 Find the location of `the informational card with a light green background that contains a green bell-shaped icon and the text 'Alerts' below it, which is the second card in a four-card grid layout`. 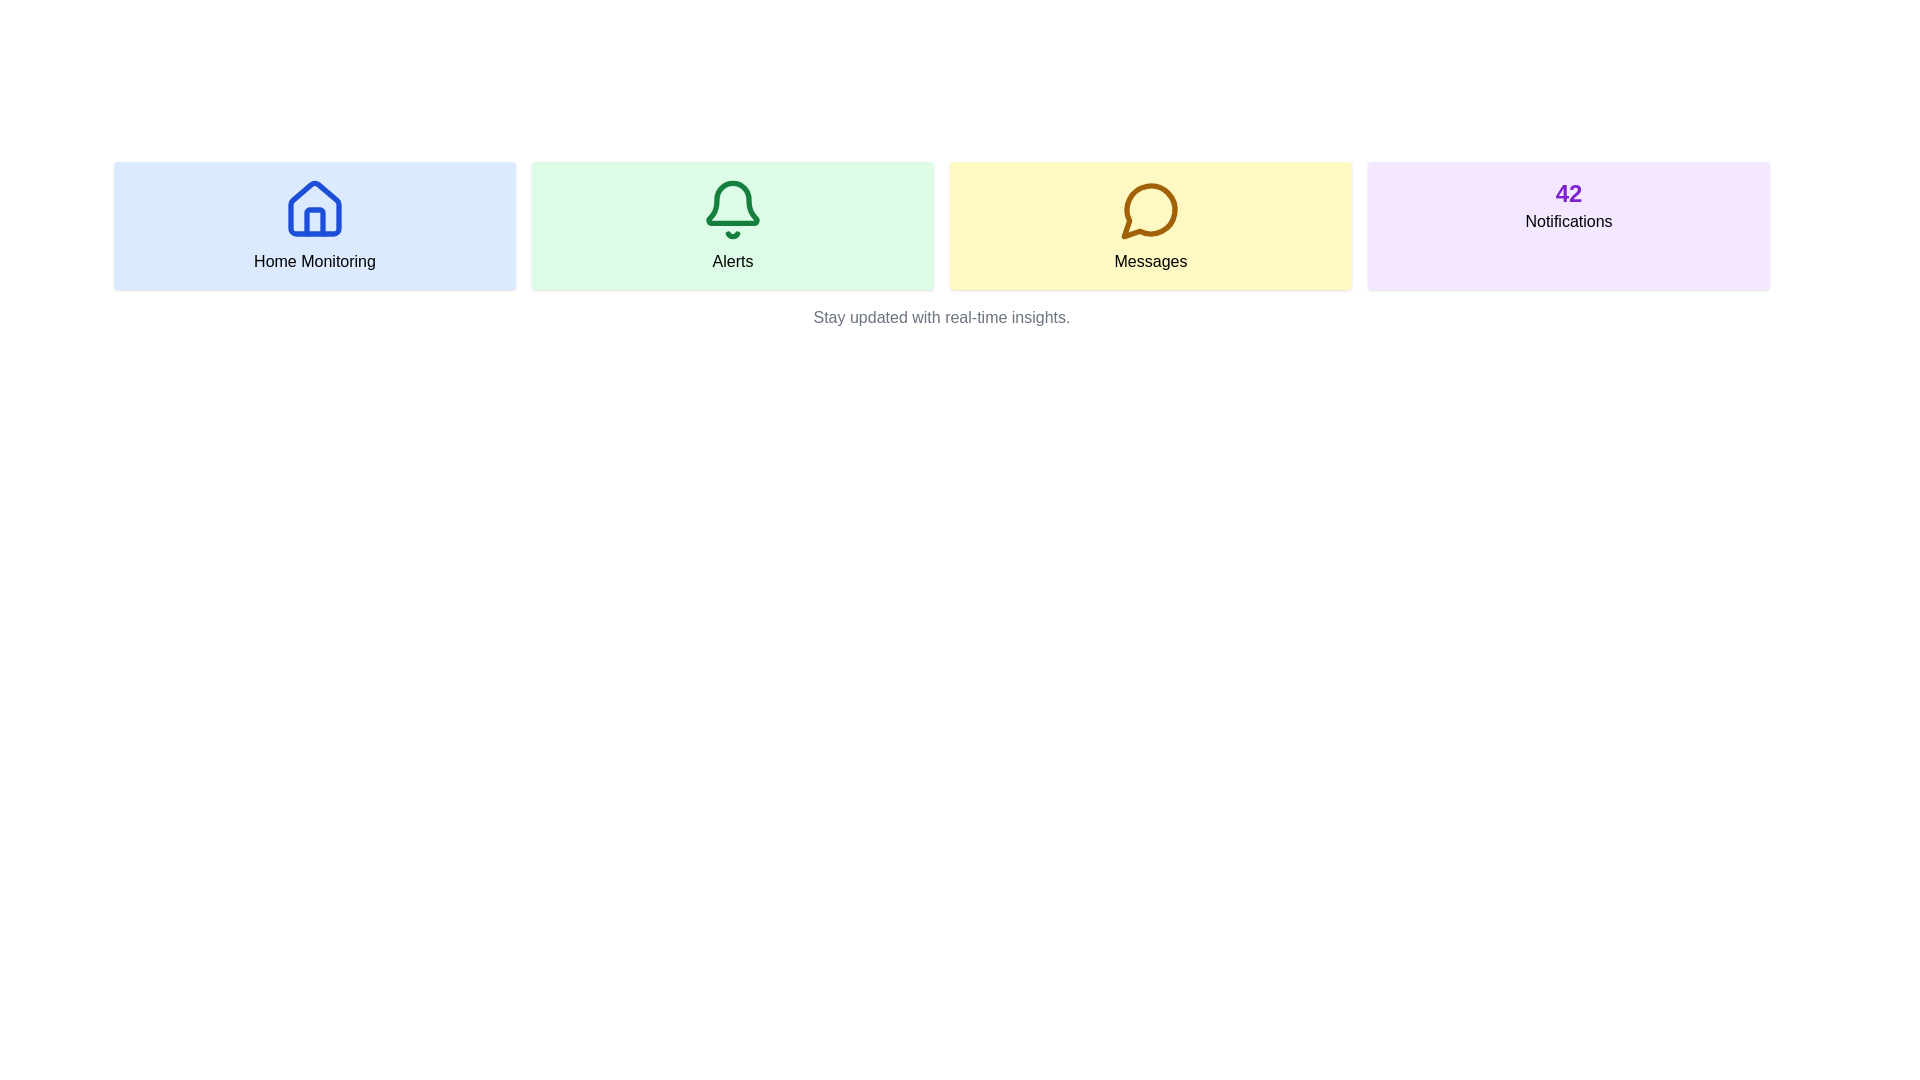

the informational card with a light green background that contains a green bell-shaped icon and the text 'Alerts' below it, which is the second card in a four-card grid layout is located at coordinates (732, 225).